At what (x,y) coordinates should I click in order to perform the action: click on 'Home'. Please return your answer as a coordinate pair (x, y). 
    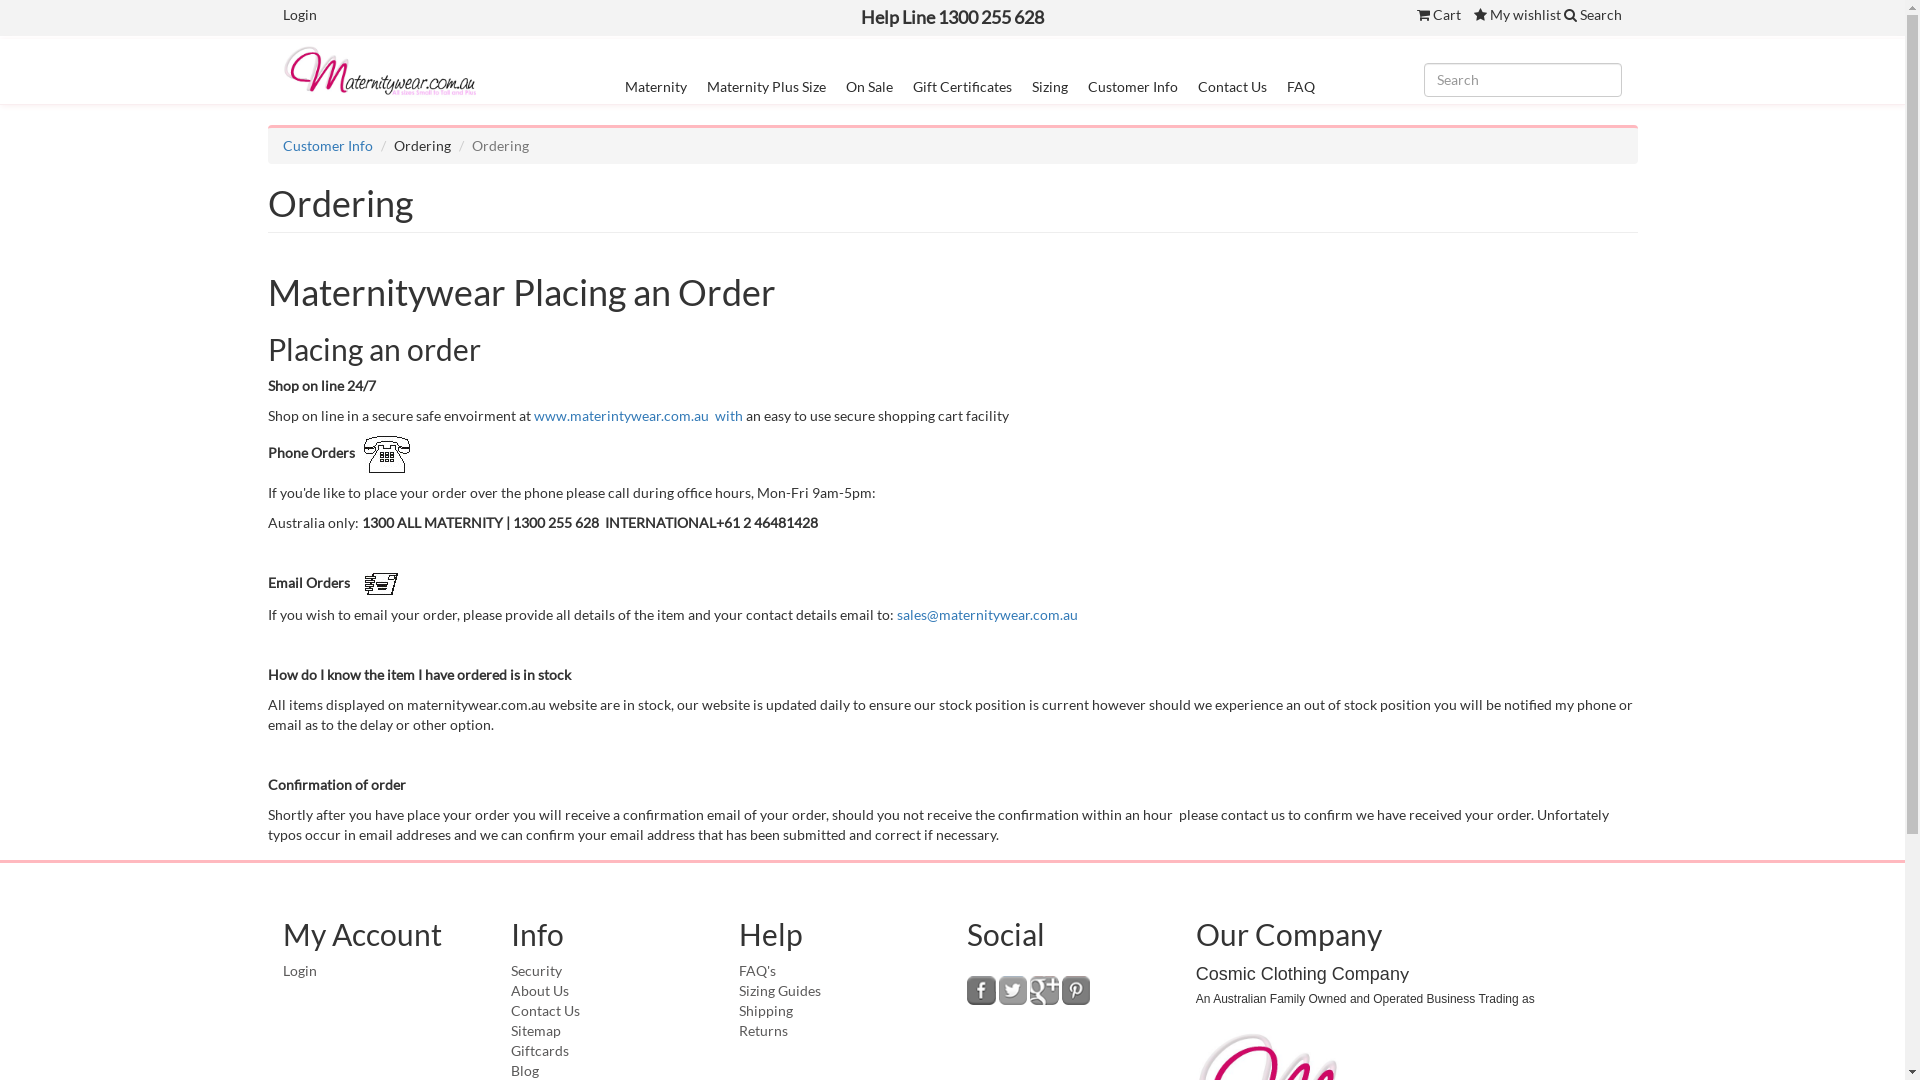
    Looking at the image, I should click on (388, 69).